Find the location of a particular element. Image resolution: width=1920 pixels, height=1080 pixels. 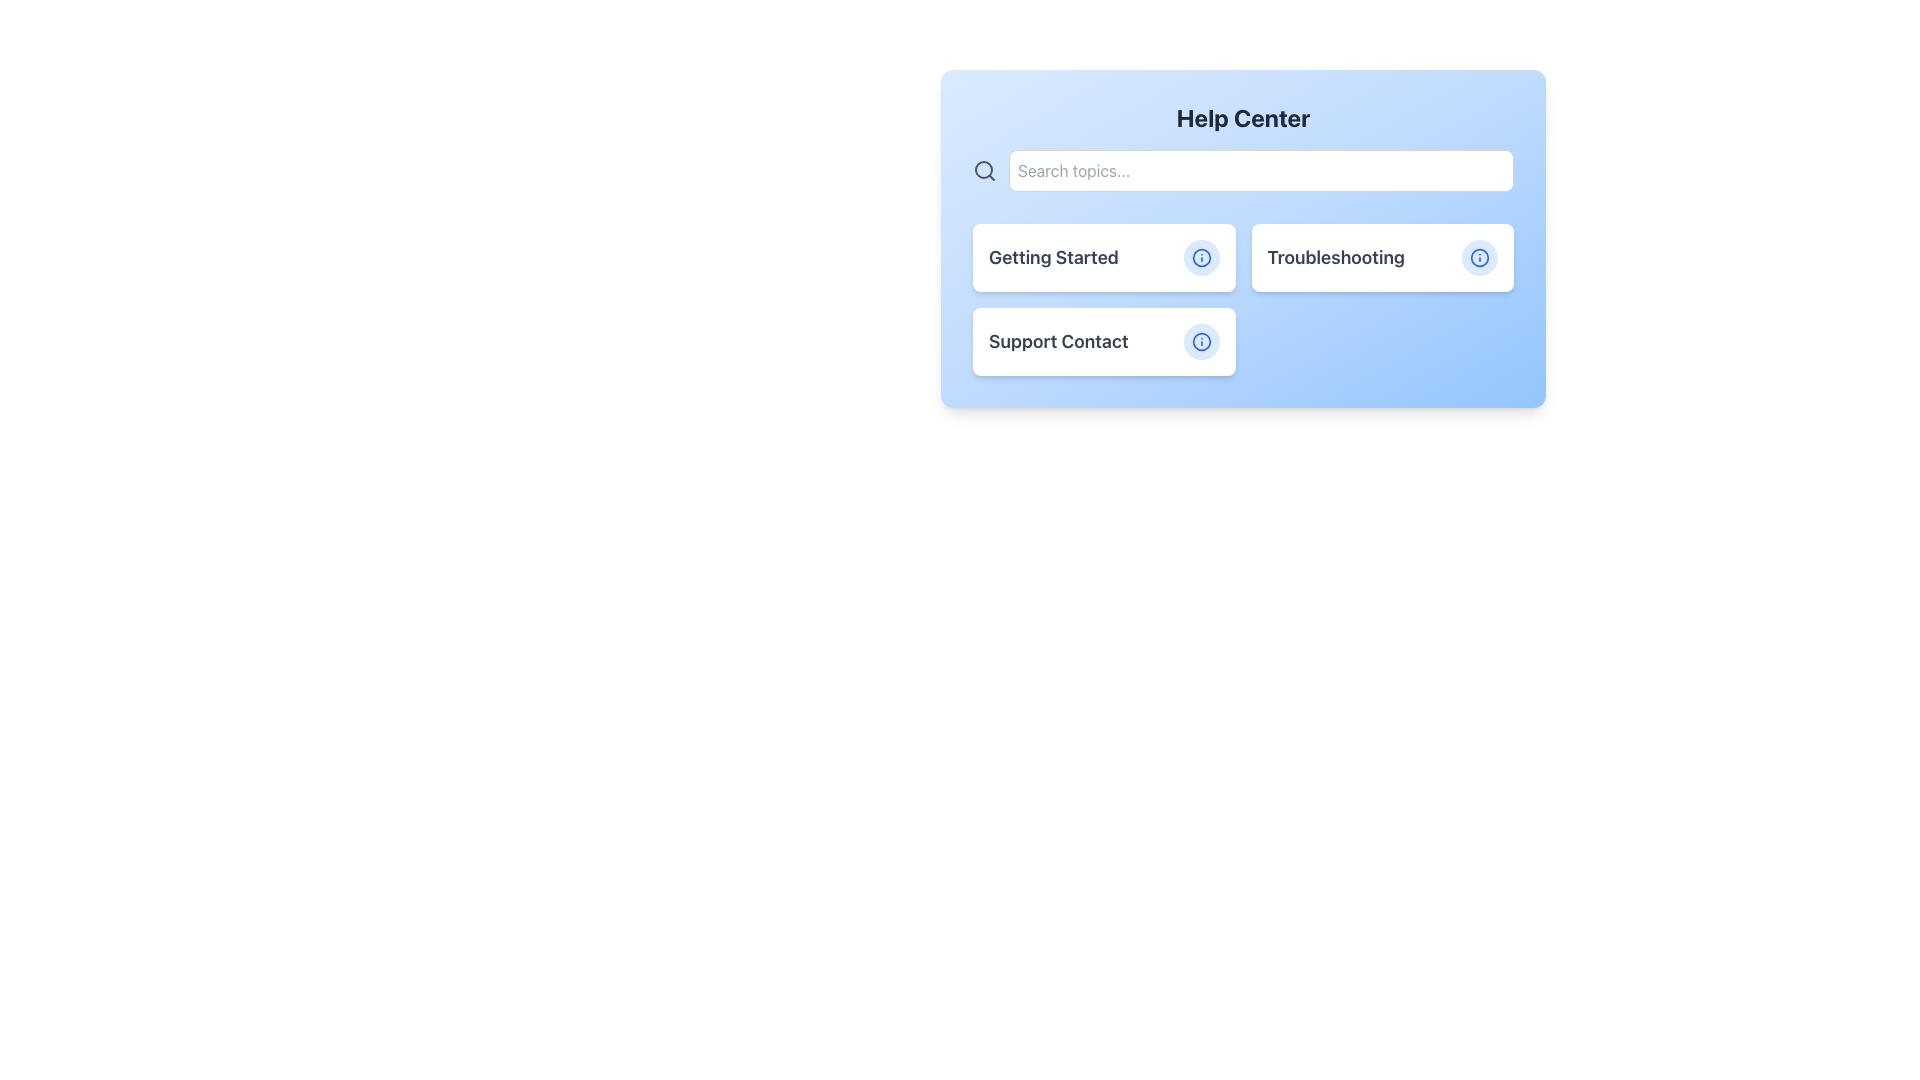

the SVG Circle Element styled as part of the 'Support Contact' button in the 'Help Center' panel, which features a blue outline is located at coordinates (1200, 341).